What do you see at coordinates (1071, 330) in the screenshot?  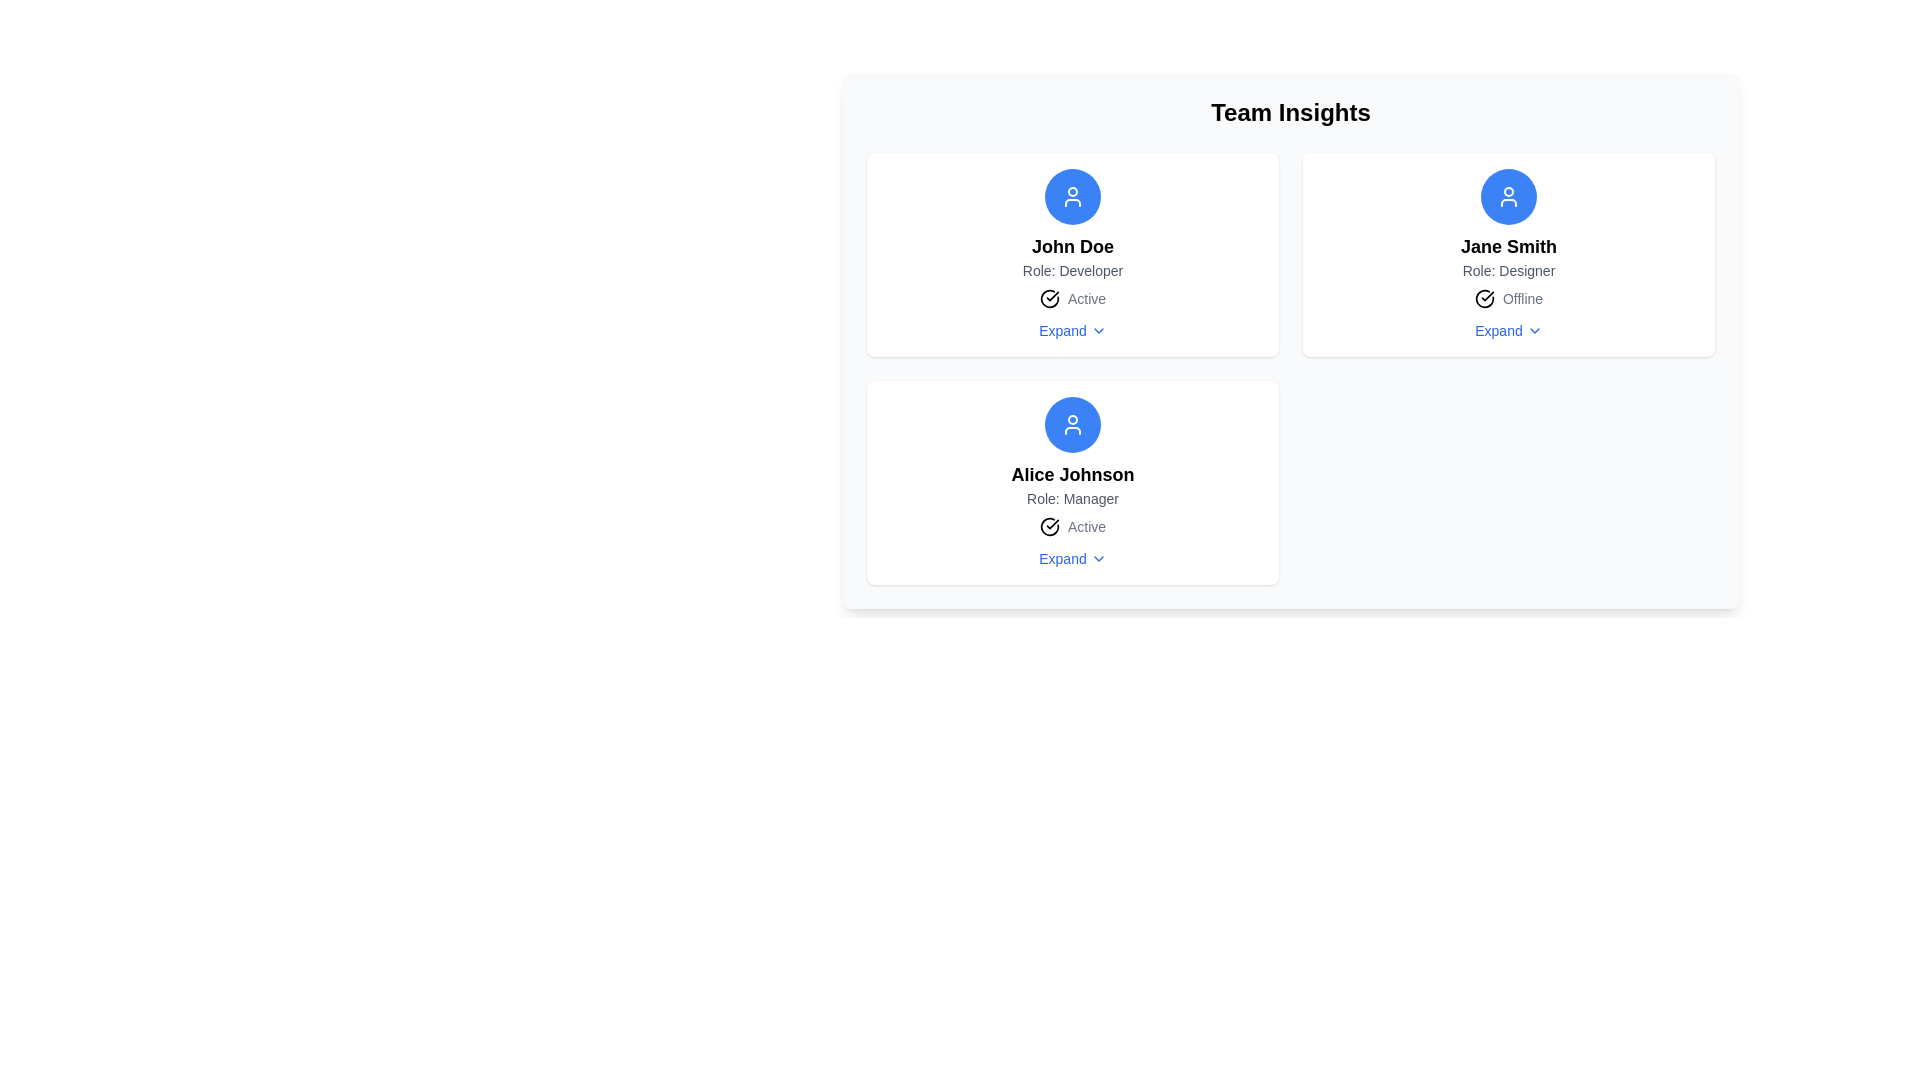 I see `the interactive text with an icon located at the bottom part of the 'John Doe' card in the 'Team Insights' section` at bounding box center [1071, 330].